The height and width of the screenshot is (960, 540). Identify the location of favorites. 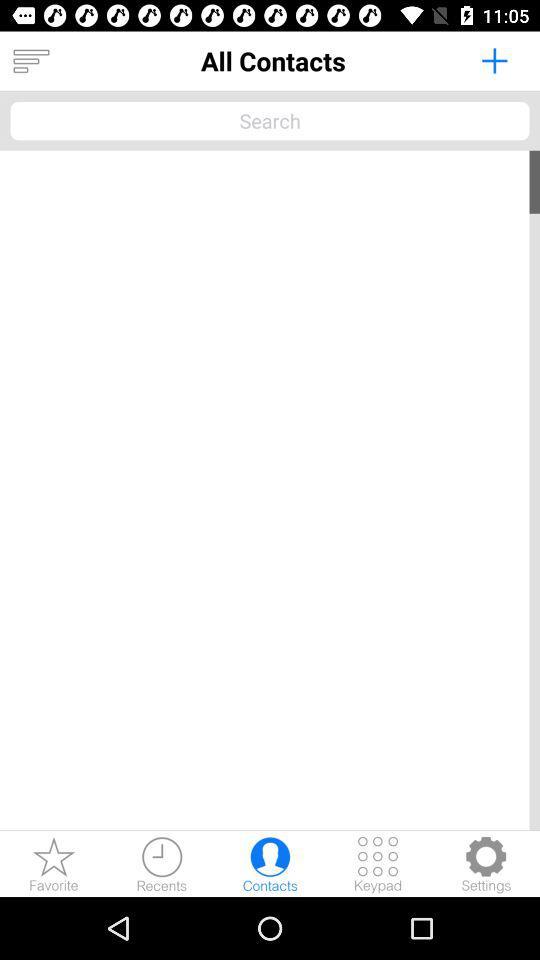
(54, 863).